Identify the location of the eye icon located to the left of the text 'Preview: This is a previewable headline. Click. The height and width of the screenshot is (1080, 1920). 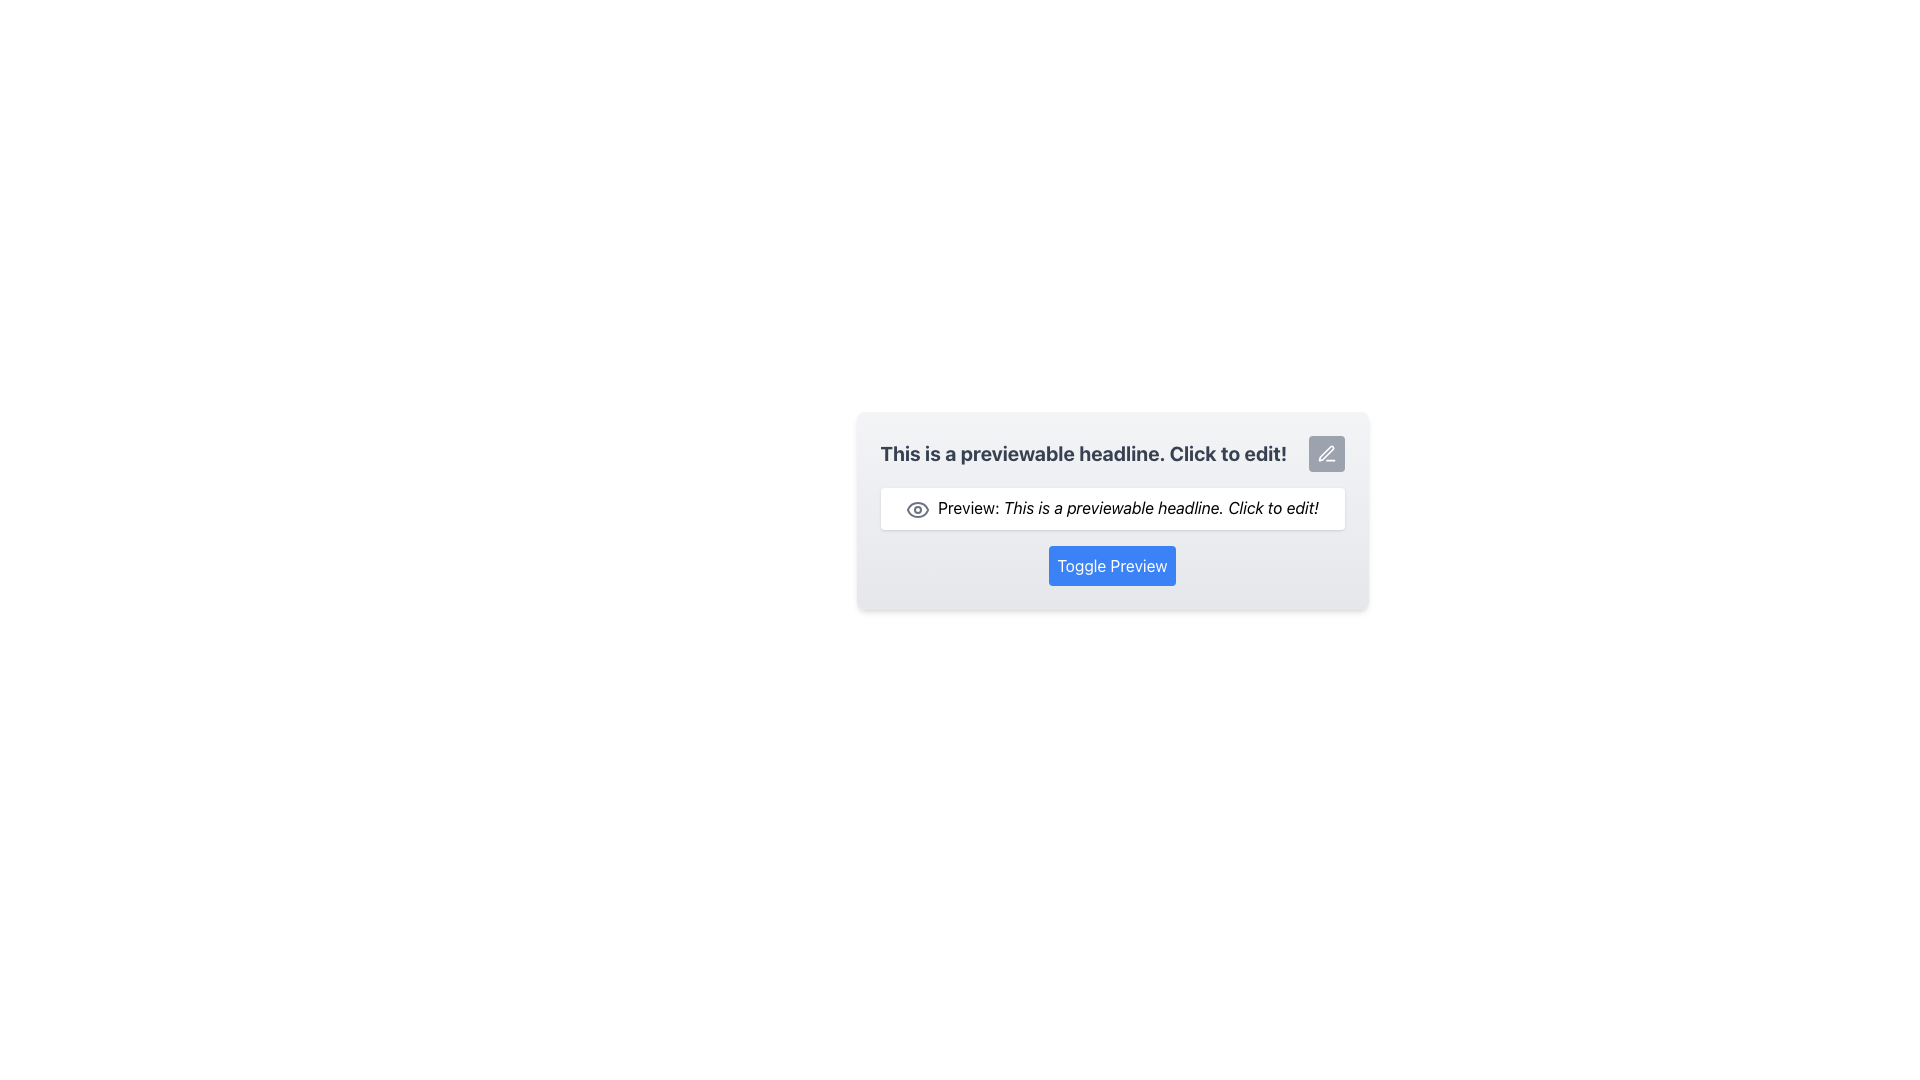
(916, 508).